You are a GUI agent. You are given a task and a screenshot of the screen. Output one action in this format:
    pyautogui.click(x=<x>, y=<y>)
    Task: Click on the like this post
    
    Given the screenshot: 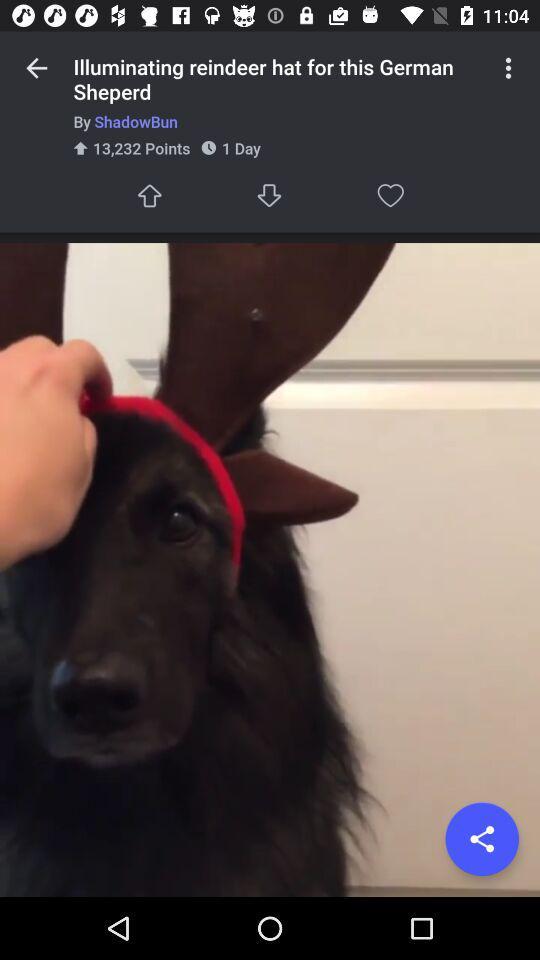 What is the action you would take?
    pyautogui.click(x=148, y=195)
    